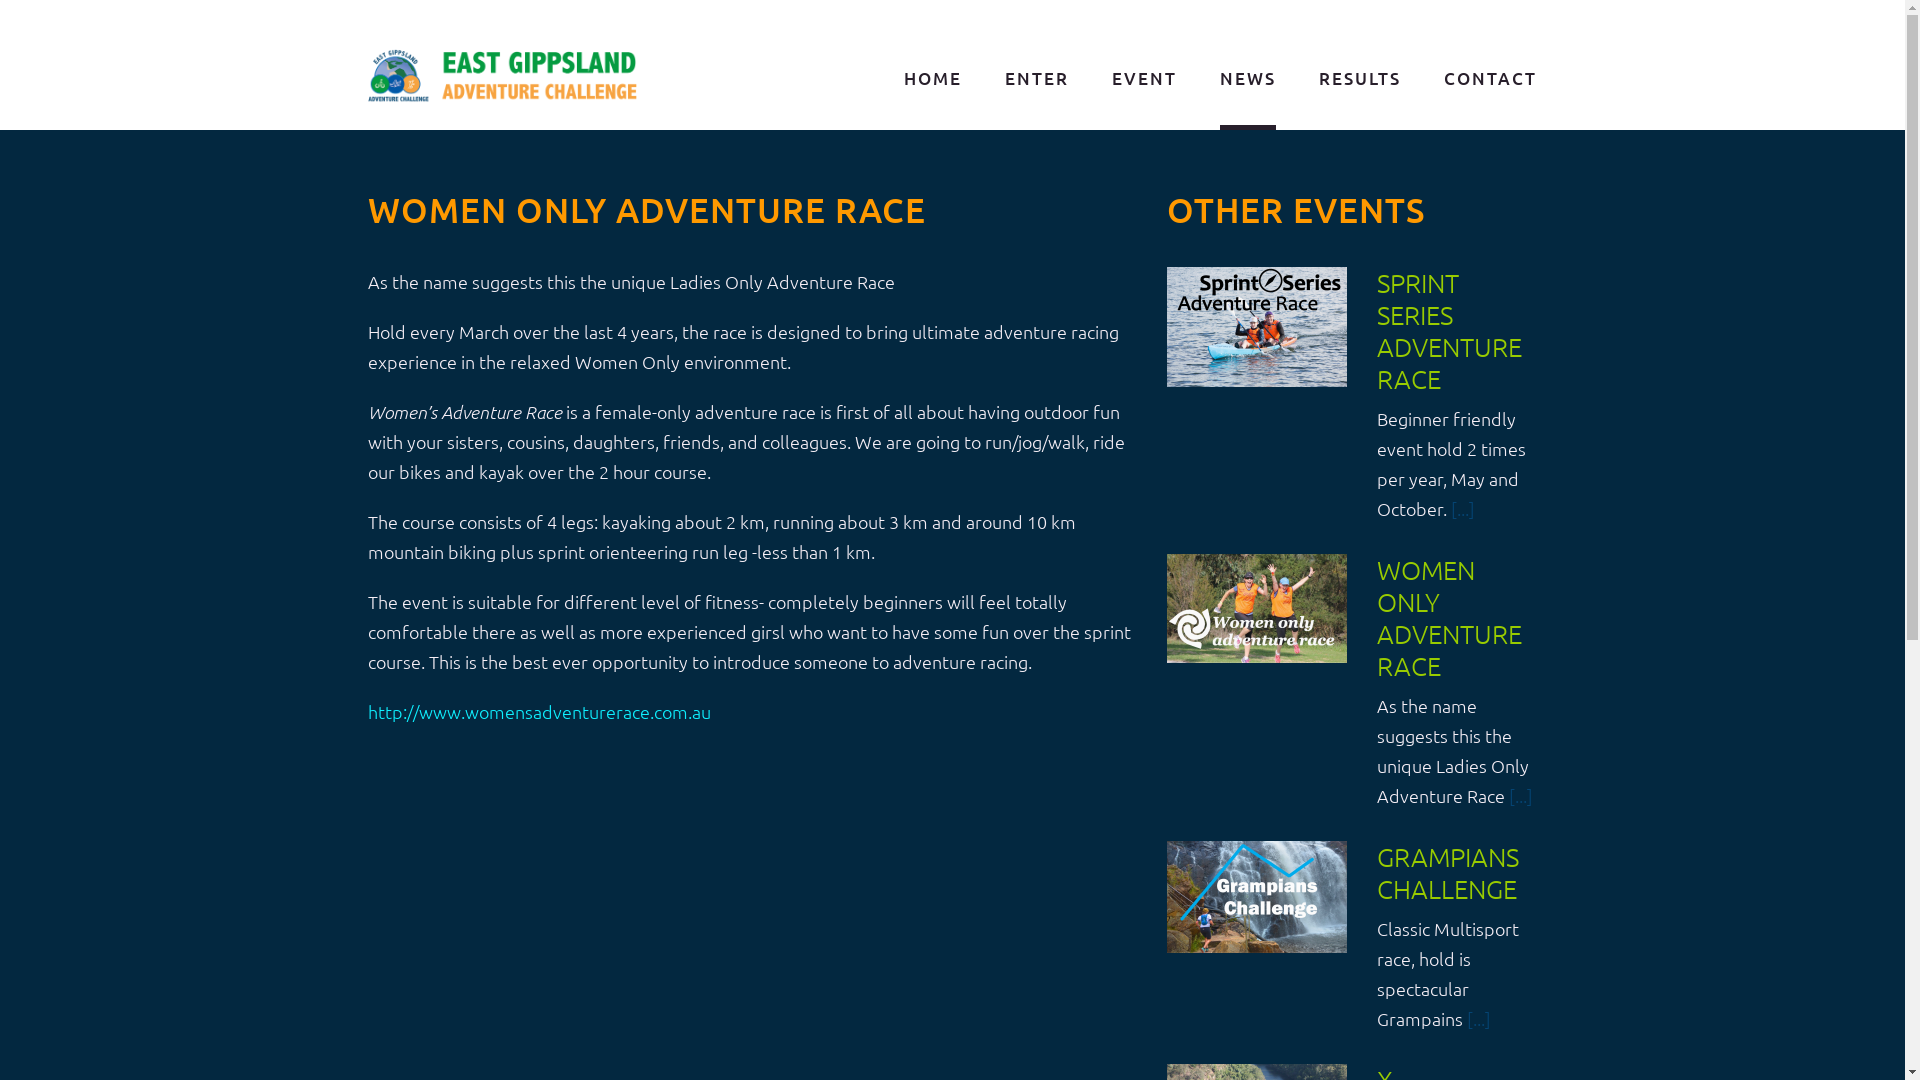 This screenshot has width=1920, height=1080. What do you see at coordinates (1036, 79) in the screenshot?
I see `'ENTER'` at bounding box center [1036, 79].